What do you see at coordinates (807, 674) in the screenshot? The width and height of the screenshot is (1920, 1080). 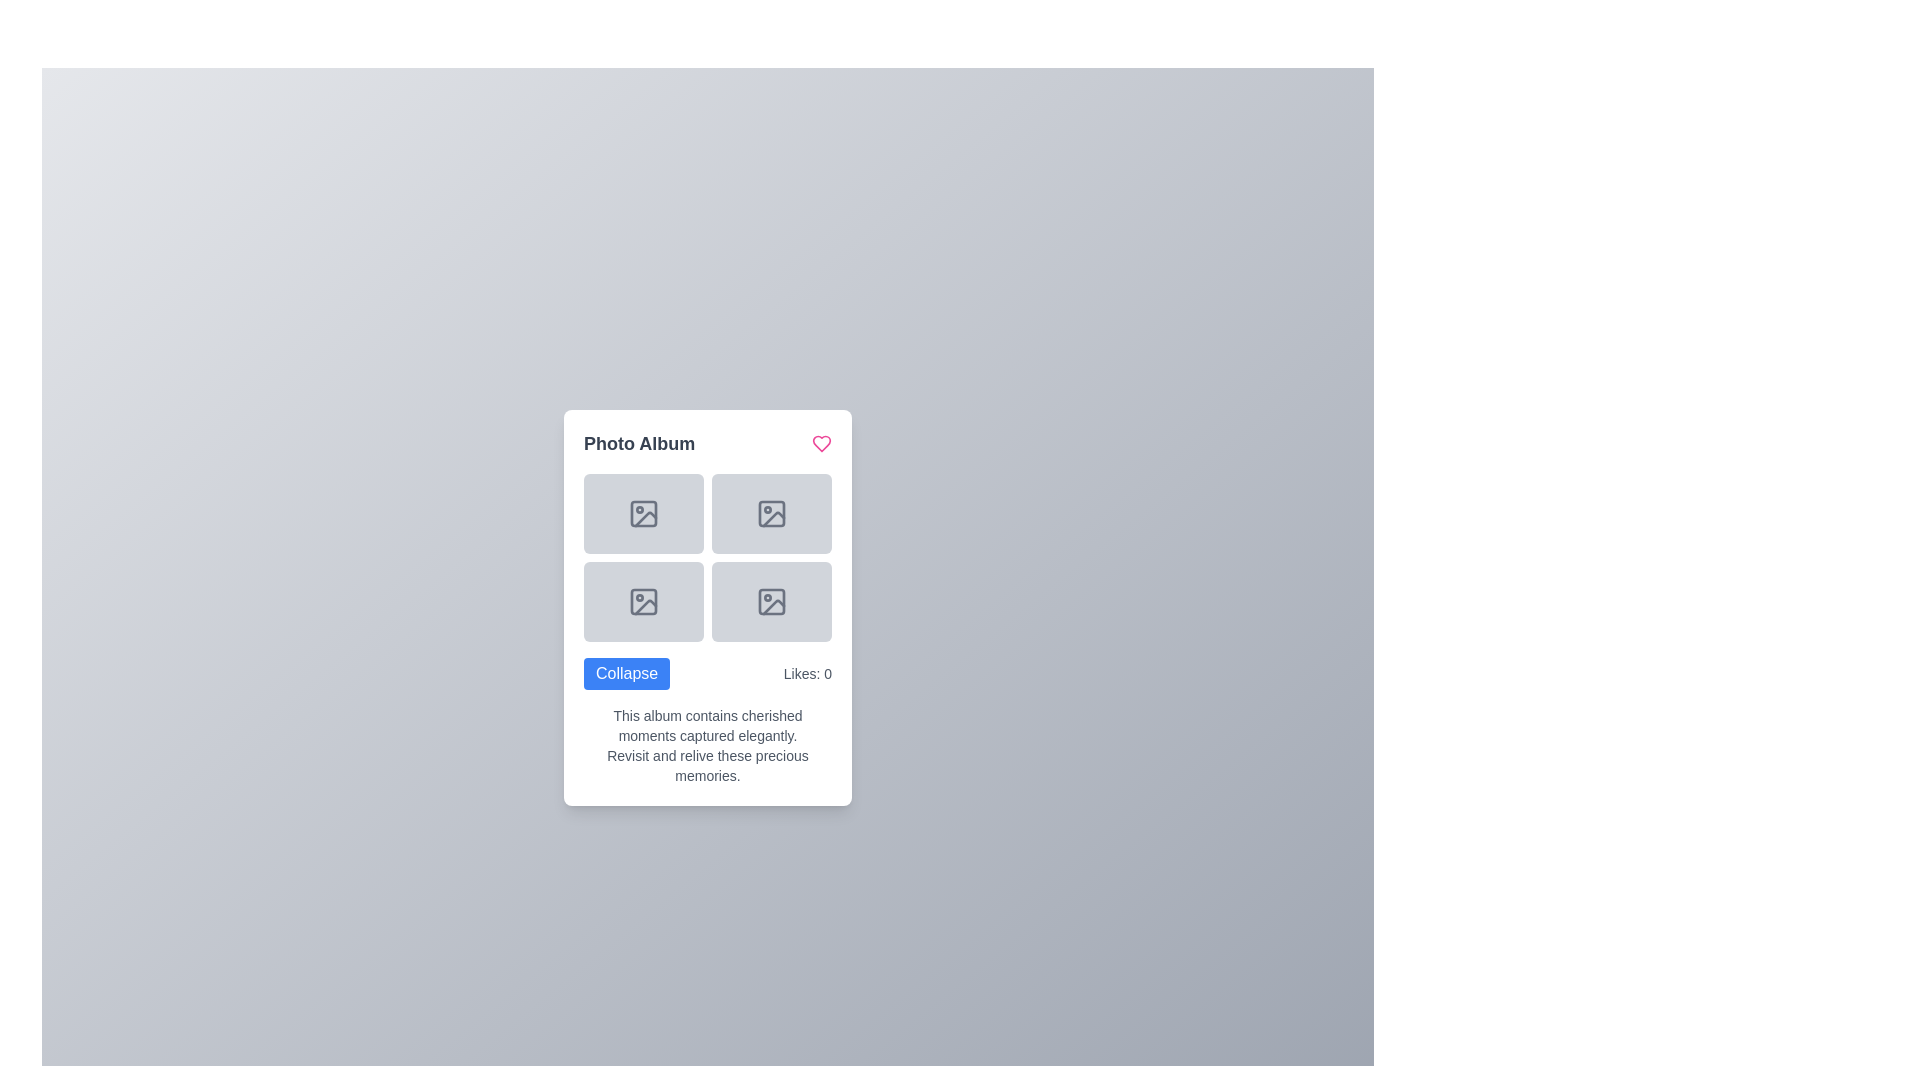 I see `the text display element showing 'Likes: 0', which is positioned below the image grid and to the right of the blue 'Collapse' button` at bounding box center [807, 674].